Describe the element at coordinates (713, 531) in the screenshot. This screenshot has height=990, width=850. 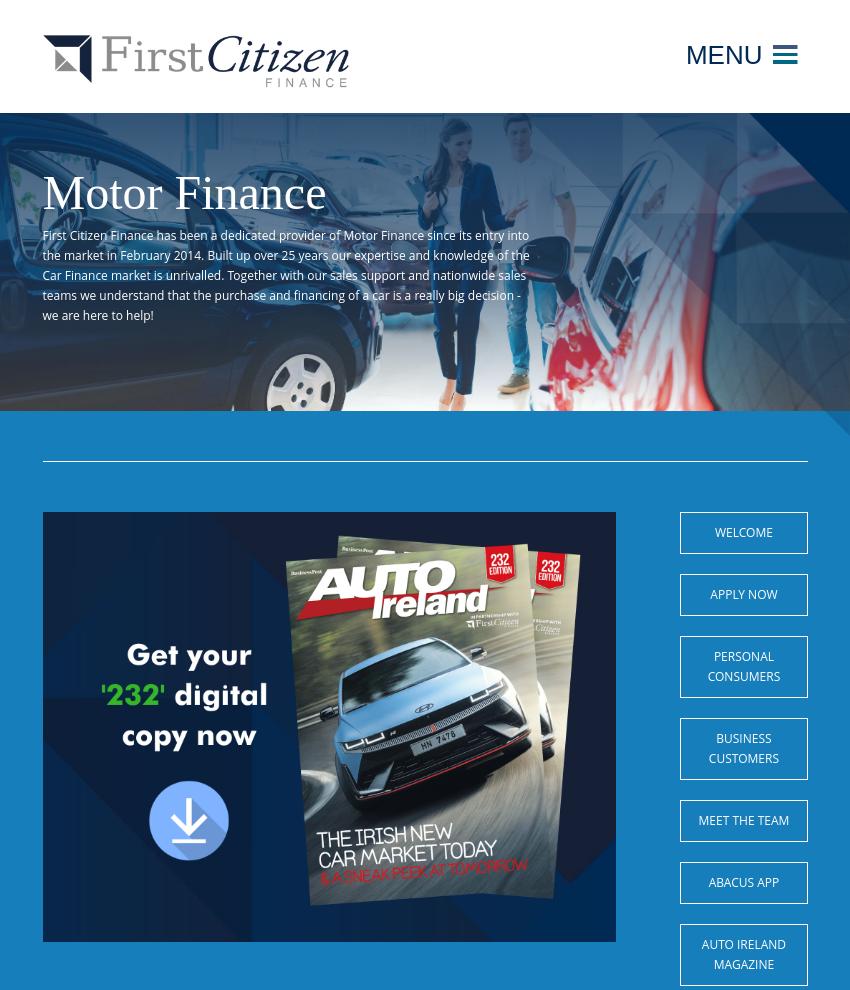
I see `'Welcome'` at that location.